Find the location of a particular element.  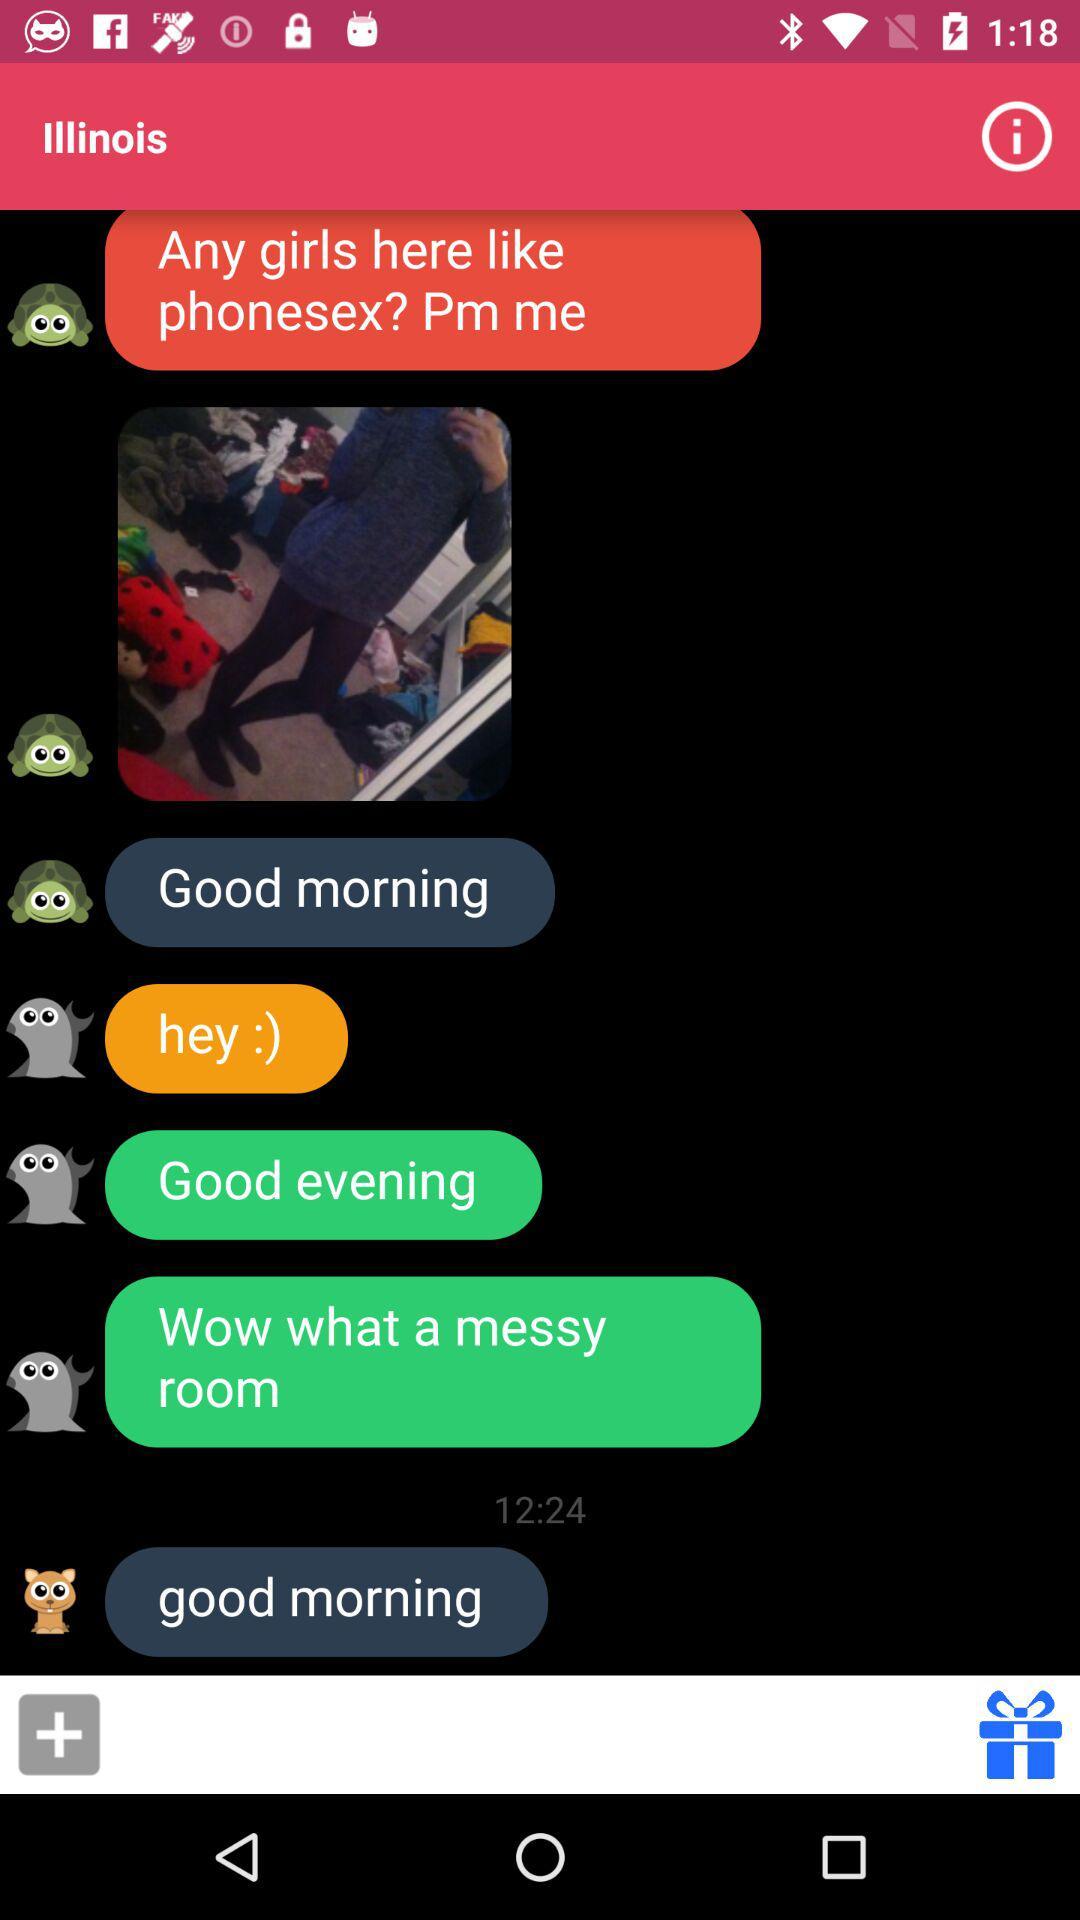

item above wow what a icon is located at coordinates (322, 1185).